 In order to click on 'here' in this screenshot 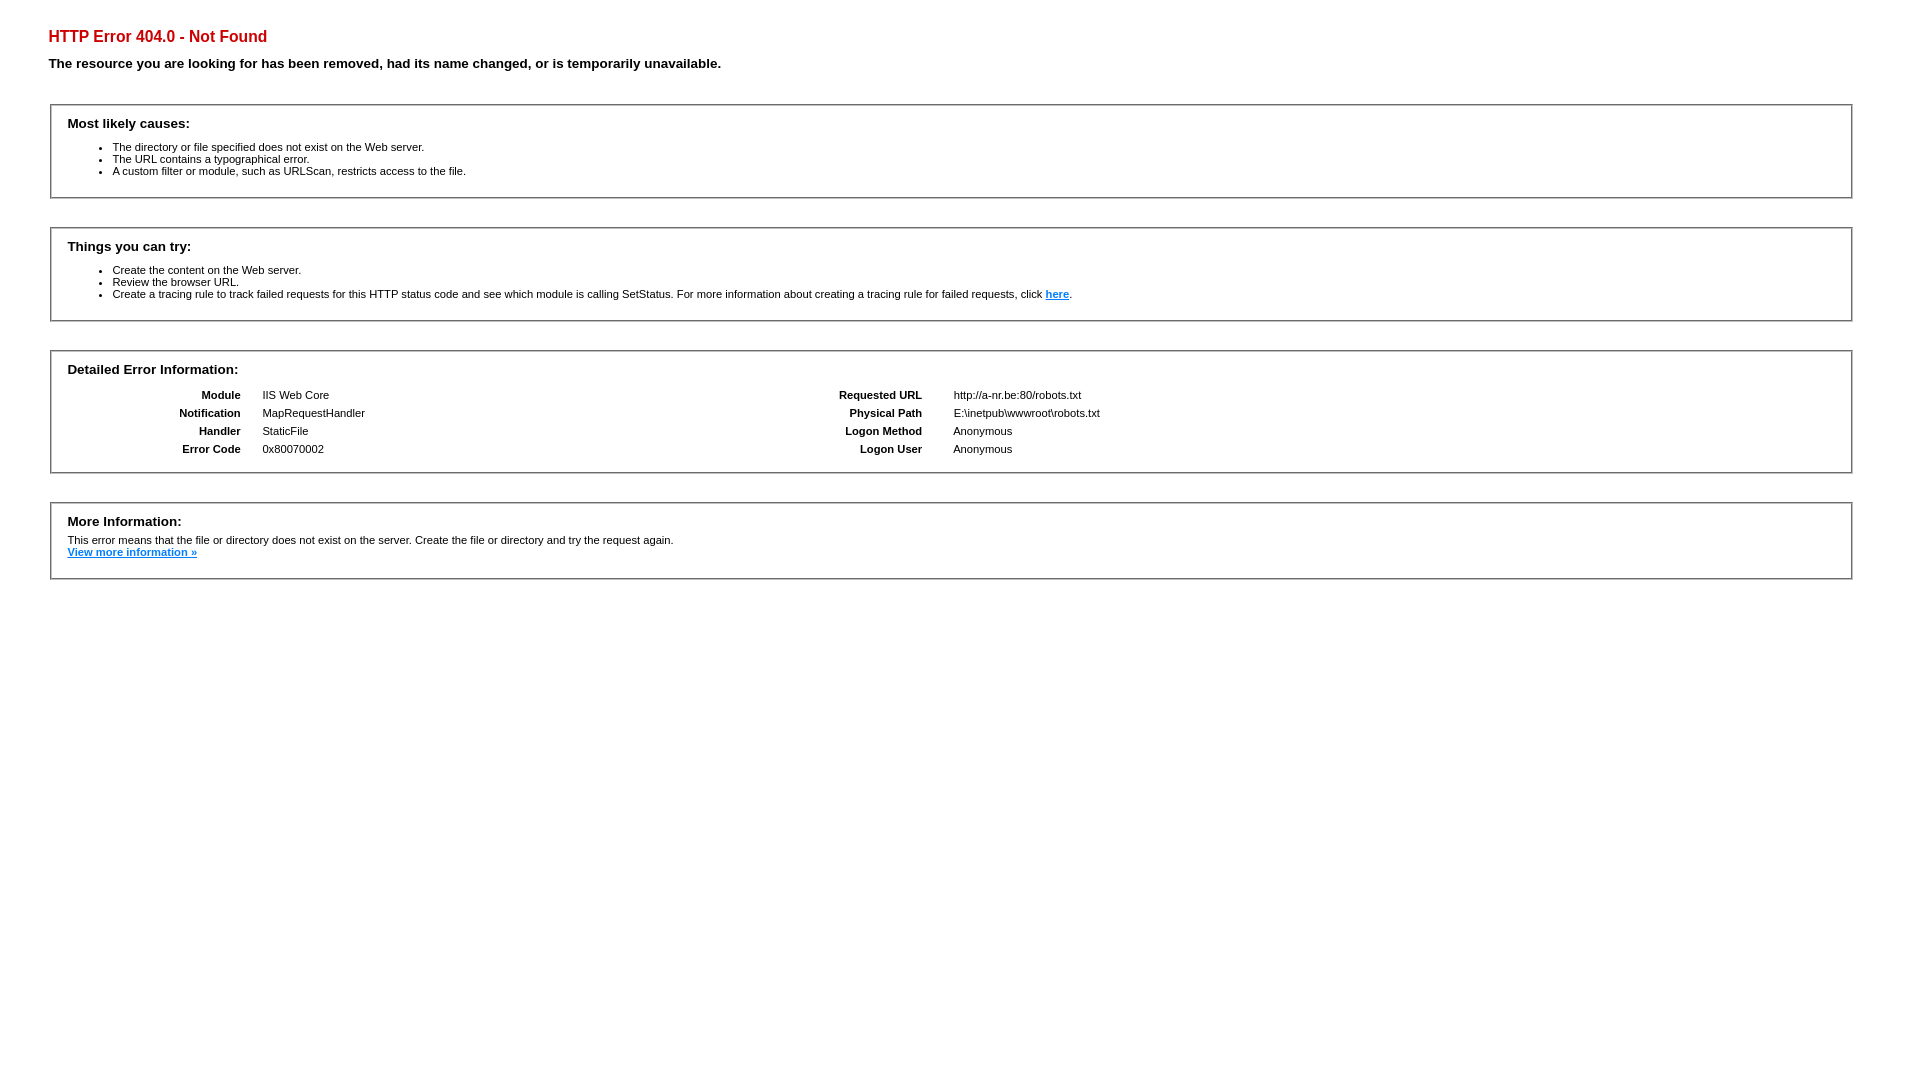, I will do `click(1056, 293)`.